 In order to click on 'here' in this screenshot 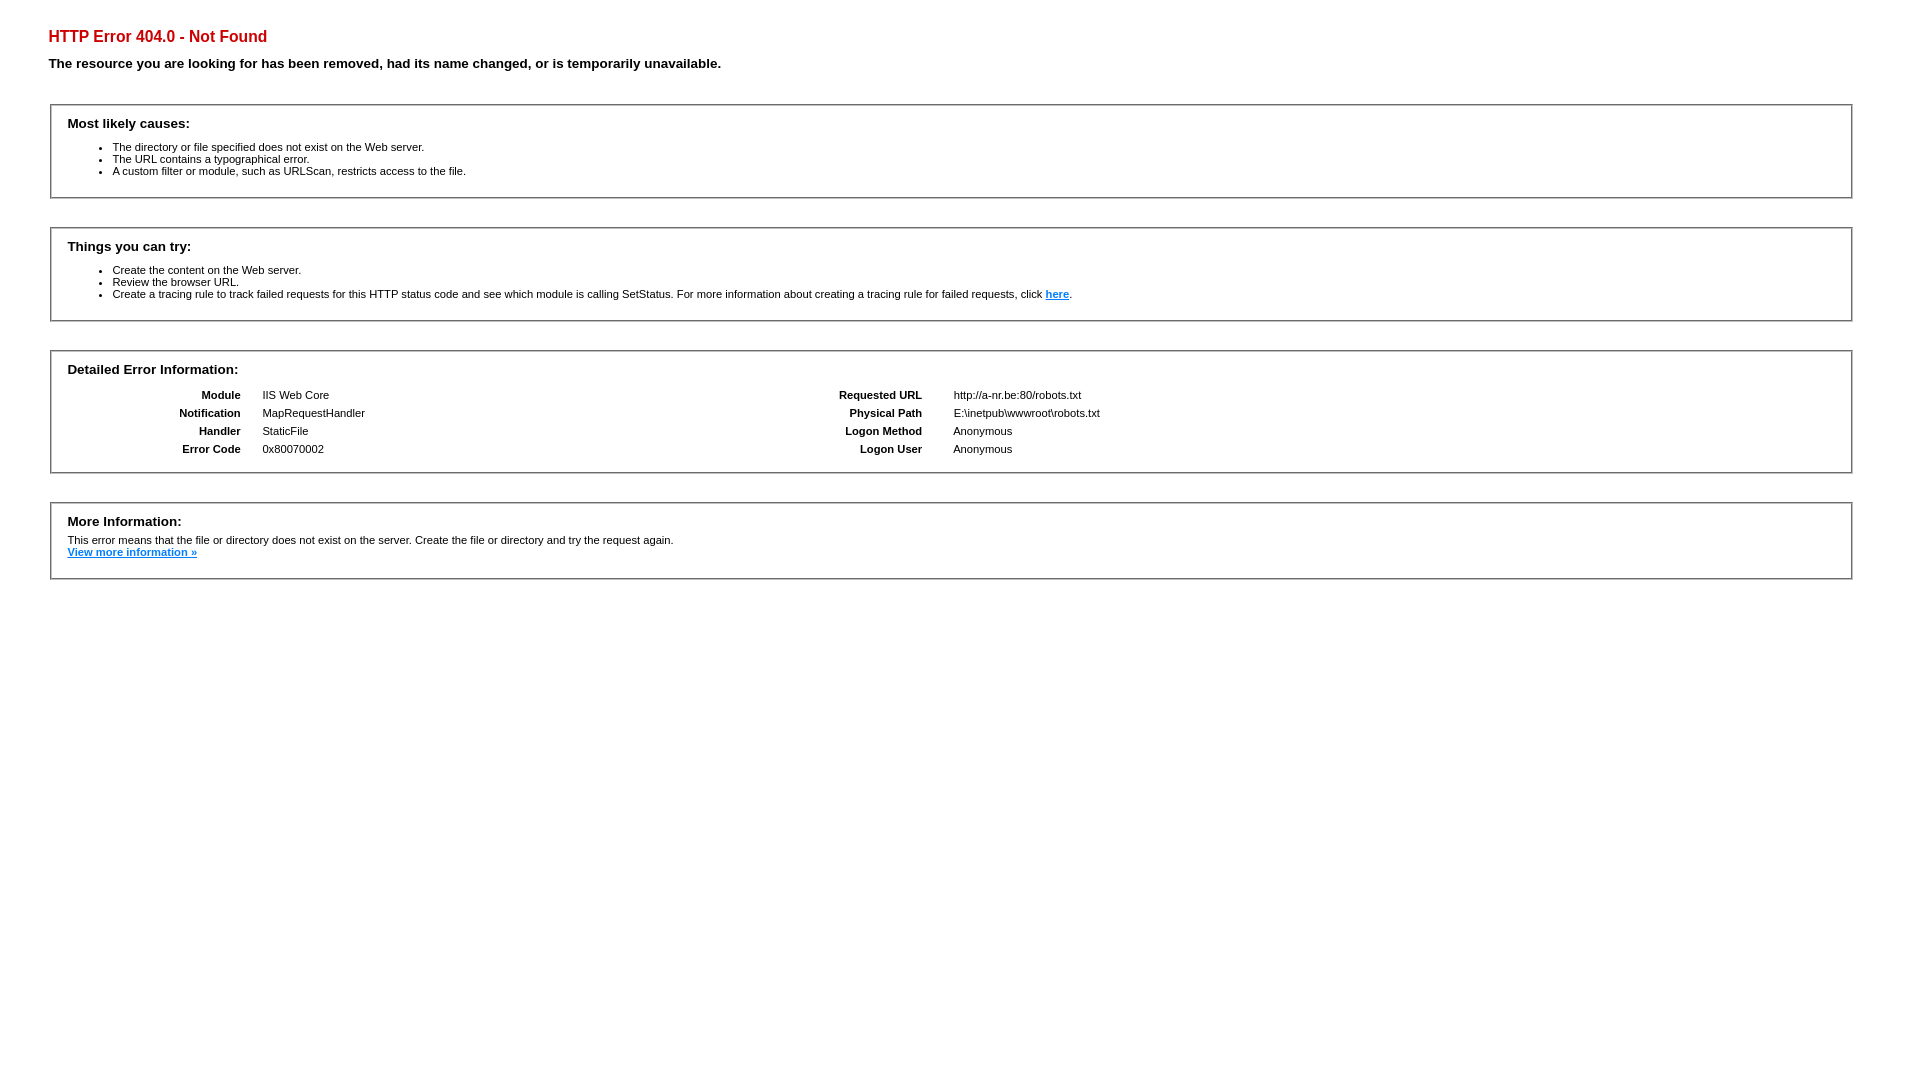, I will do `click(1056, 293)`.